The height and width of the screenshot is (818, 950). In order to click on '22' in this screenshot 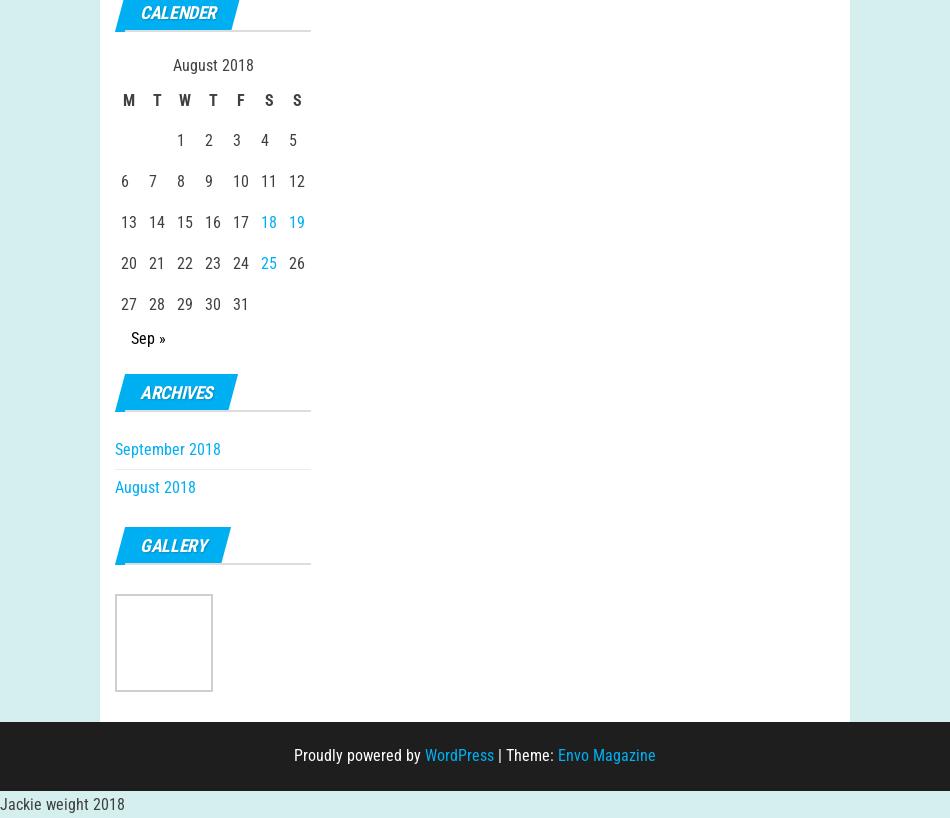, I will do `click(184, 281)`.